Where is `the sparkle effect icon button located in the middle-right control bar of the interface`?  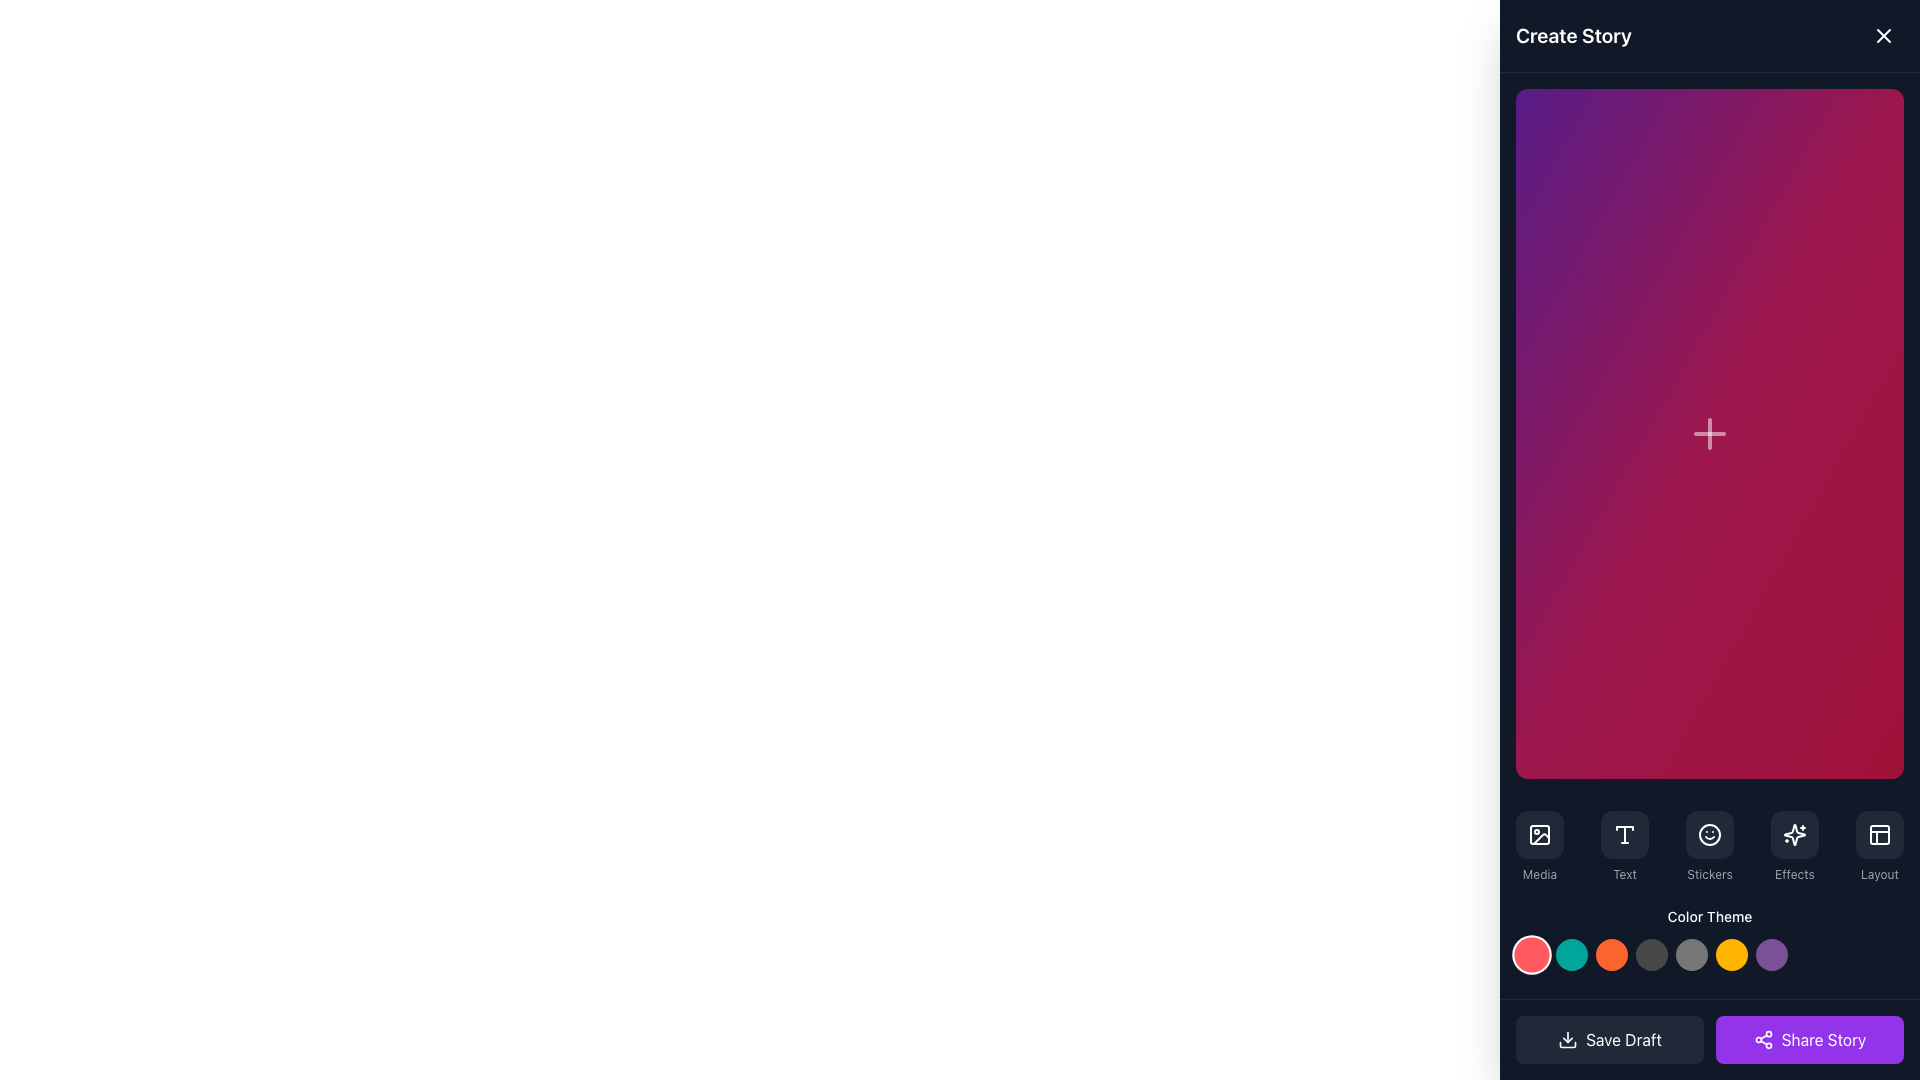
the sparkle effect icon button located in the middle-right control bar of the interface is located at coordinates (1795, 833).